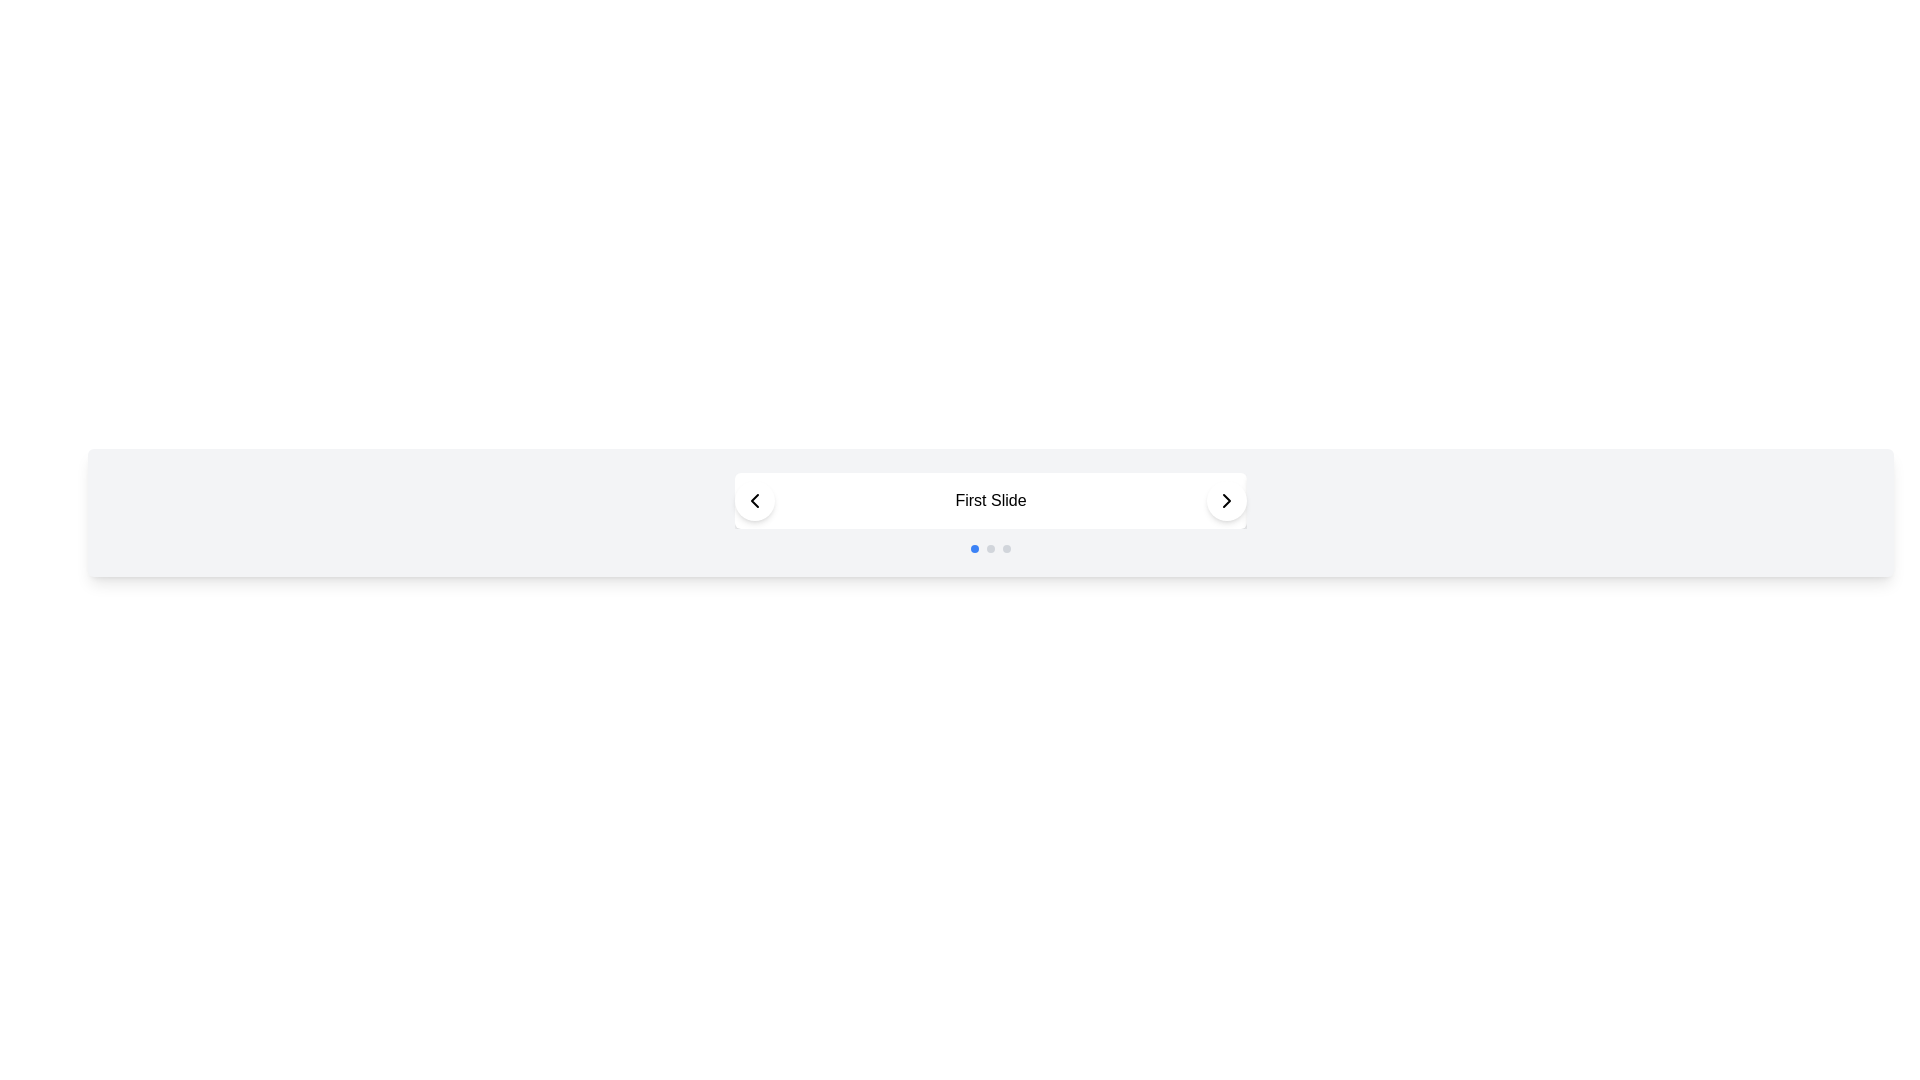  Describe the element at coordinates (1226, 500) in the screenshot. I see `the button located on the right side of the carousel interface` at that location.